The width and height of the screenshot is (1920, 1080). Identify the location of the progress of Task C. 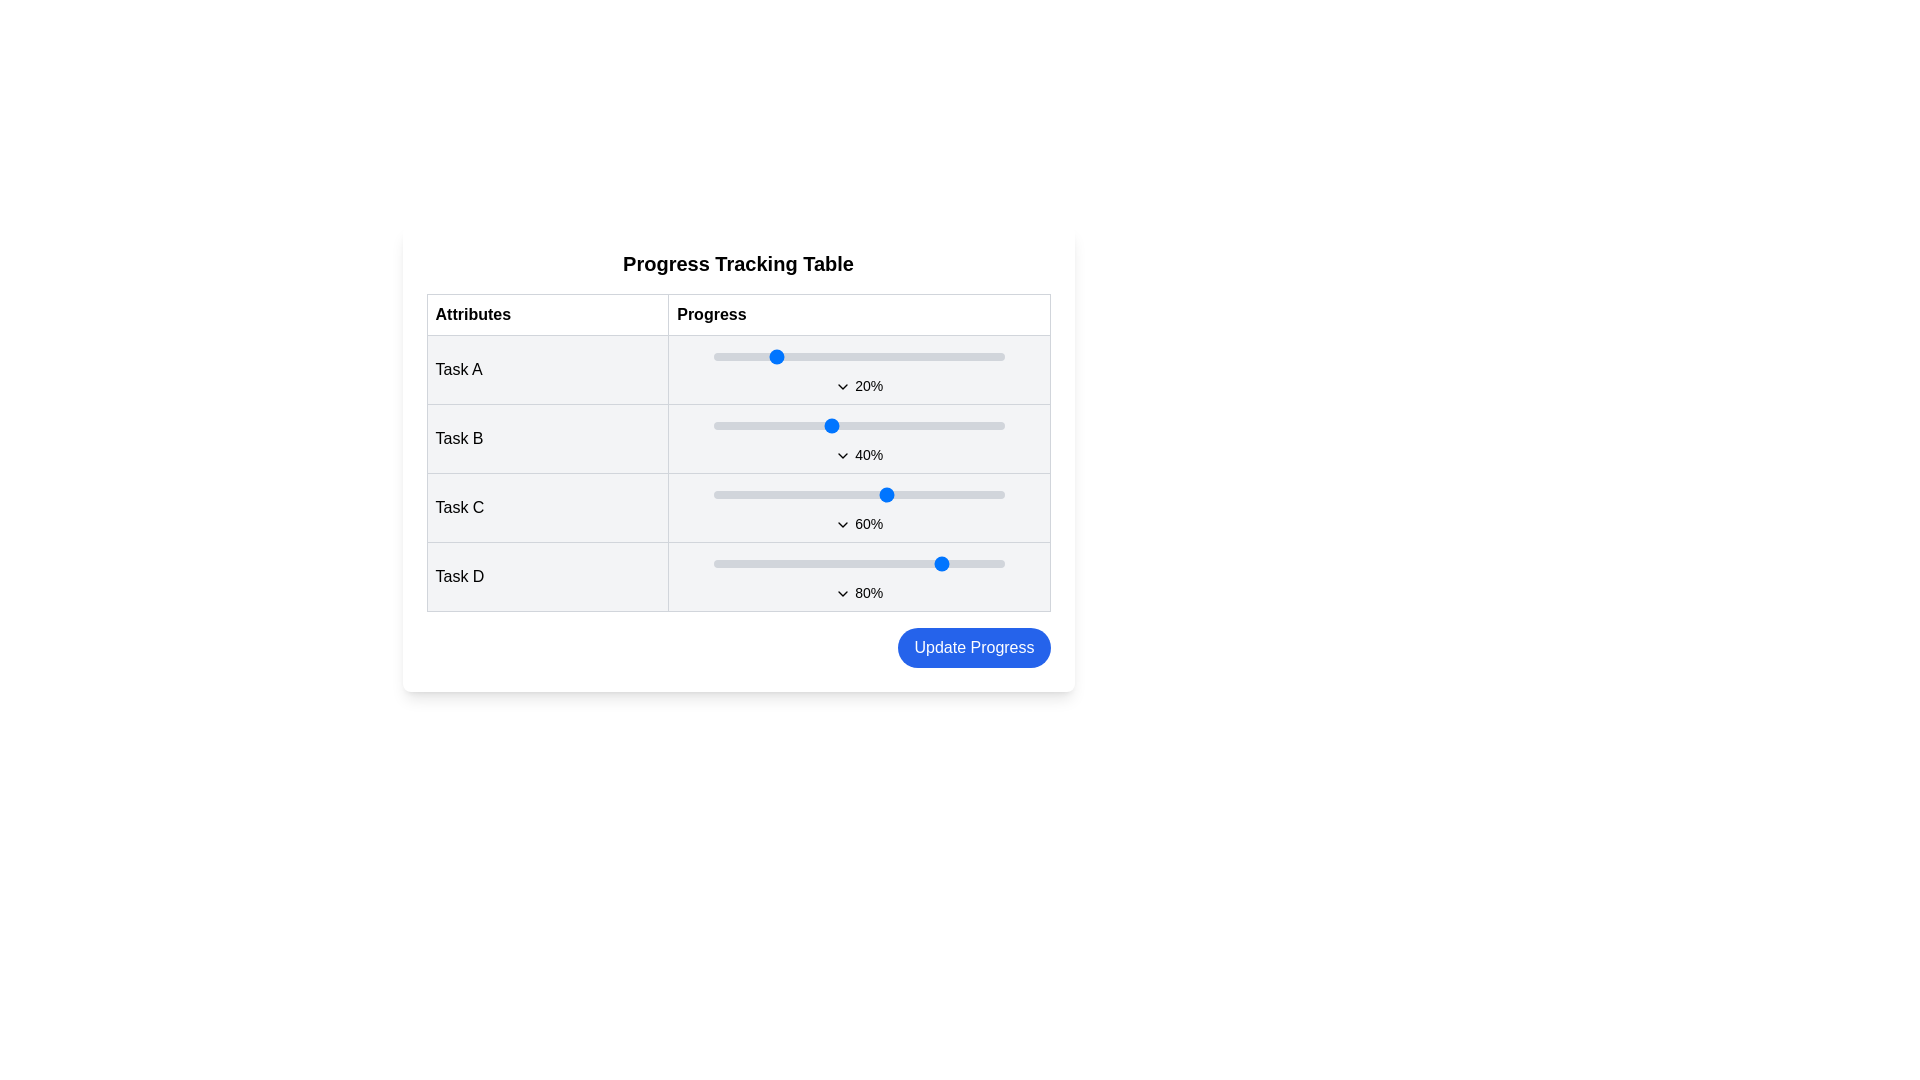
(716, 494).